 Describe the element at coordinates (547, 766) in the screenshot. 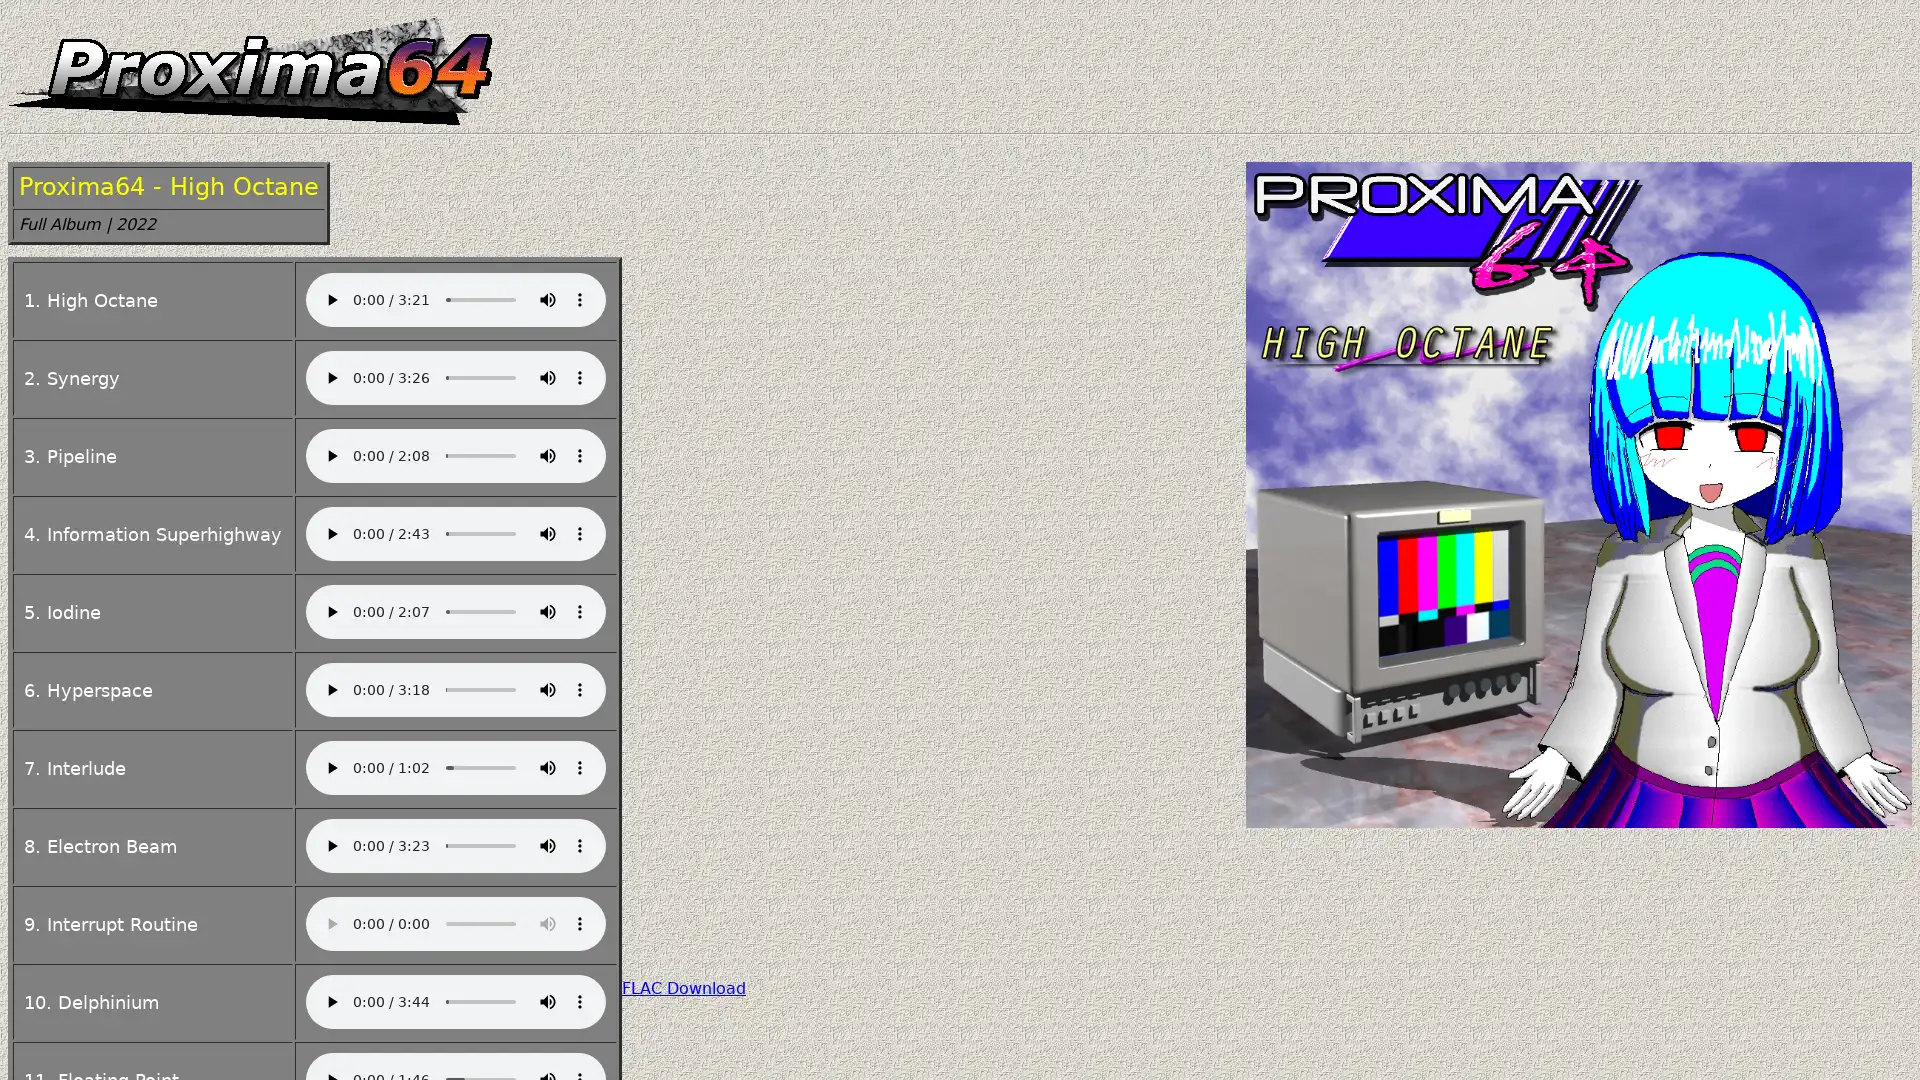

I see `mute` at that location.